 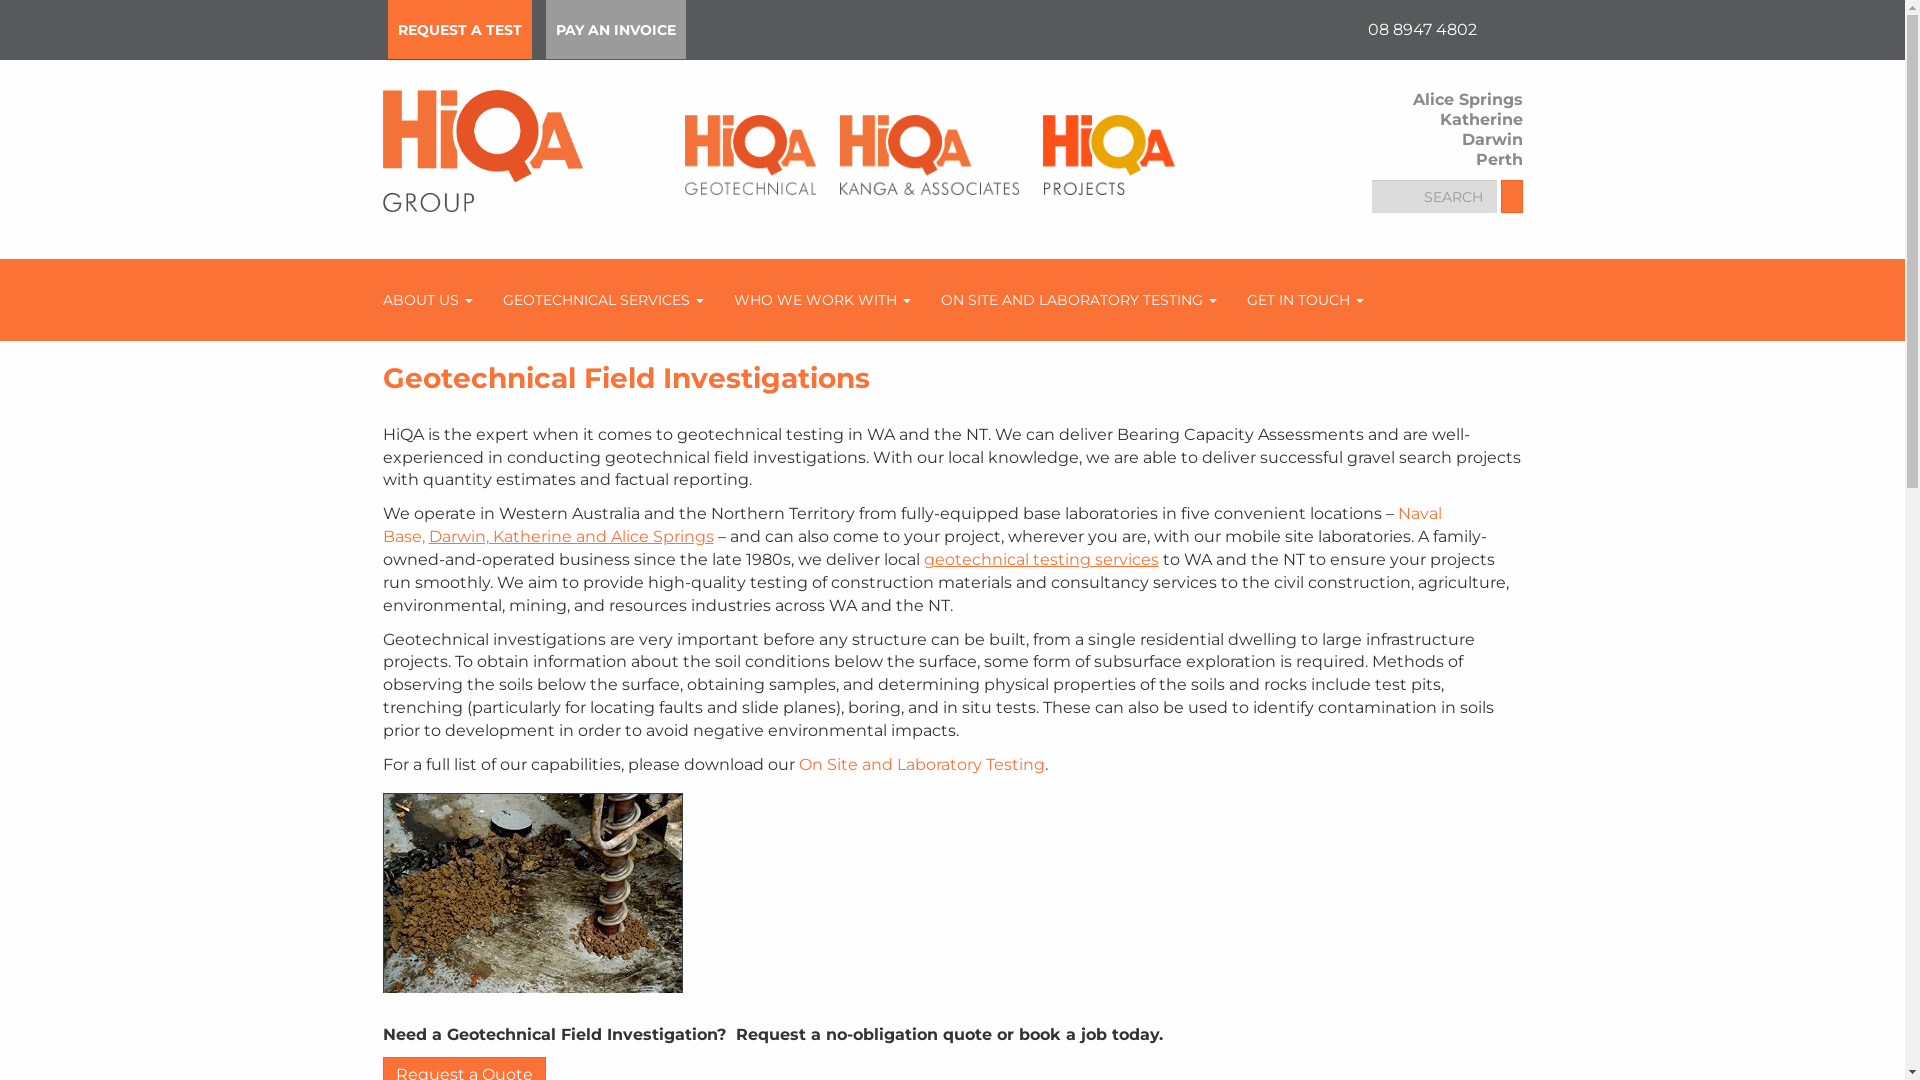 I want to click on ' 08 8947 4802', so click(x=1419, y=29).